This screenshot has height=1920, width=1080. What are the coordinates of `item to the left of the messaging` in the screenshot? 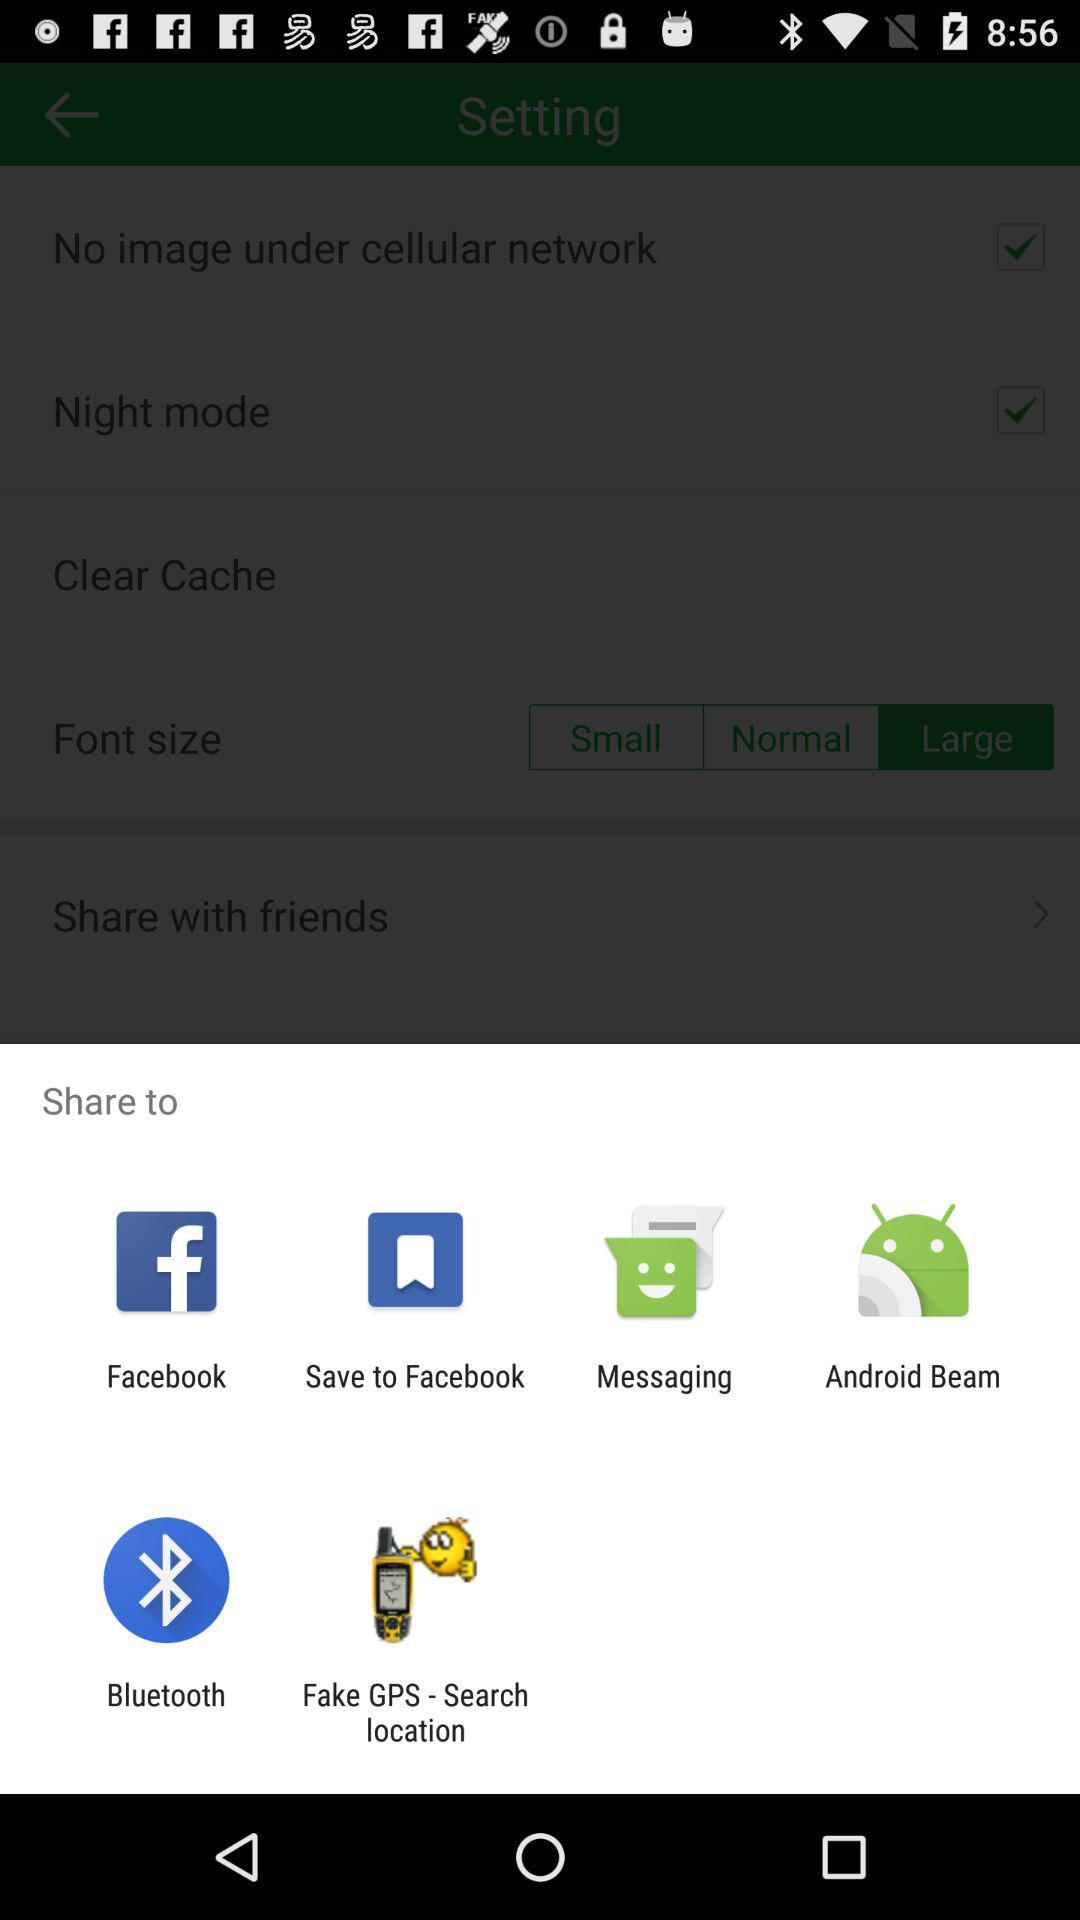 It's located at (414, 1392).